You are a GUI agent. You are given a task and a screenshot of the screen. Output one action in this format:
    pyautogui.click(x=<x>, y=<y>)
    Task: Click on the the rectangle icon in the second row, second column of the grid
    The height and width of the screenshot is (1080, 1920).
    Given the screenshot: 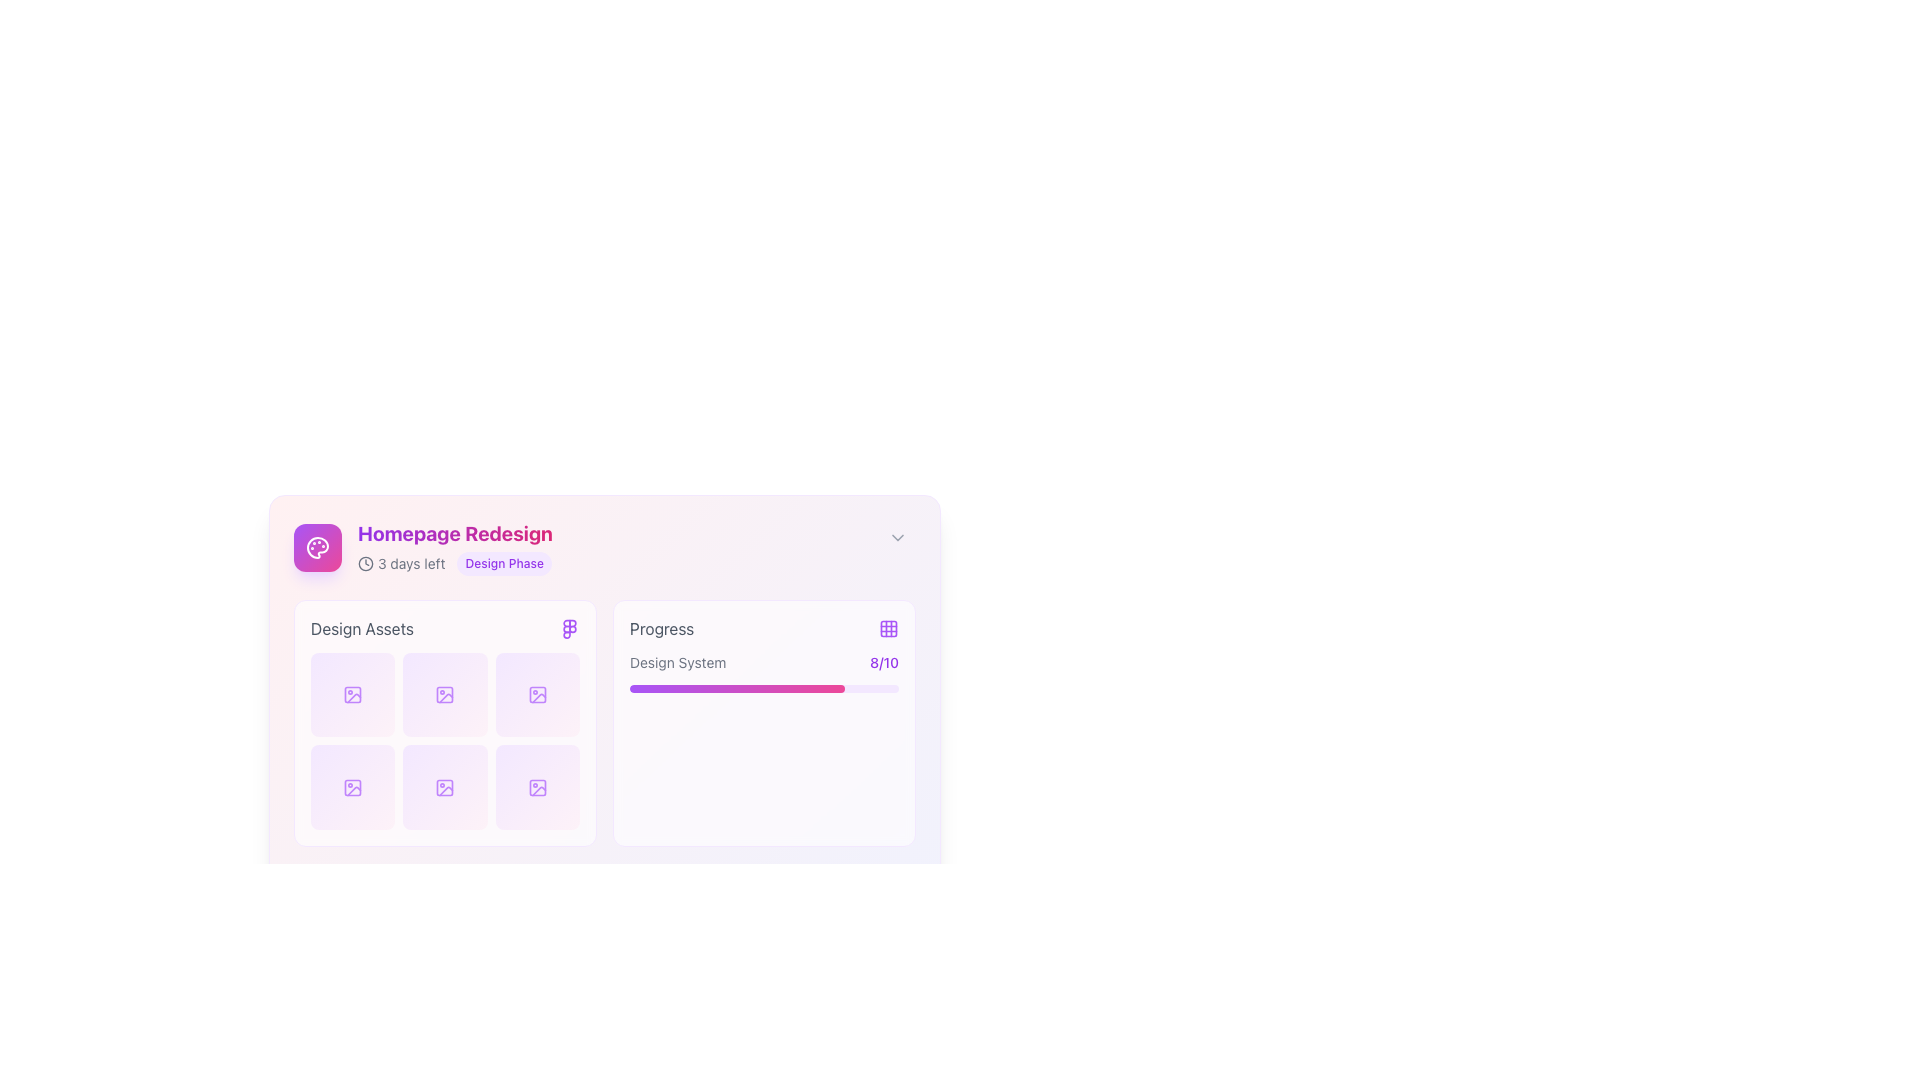 What is the action you would take?
    pyautogui.click(x=444, y=786)
    